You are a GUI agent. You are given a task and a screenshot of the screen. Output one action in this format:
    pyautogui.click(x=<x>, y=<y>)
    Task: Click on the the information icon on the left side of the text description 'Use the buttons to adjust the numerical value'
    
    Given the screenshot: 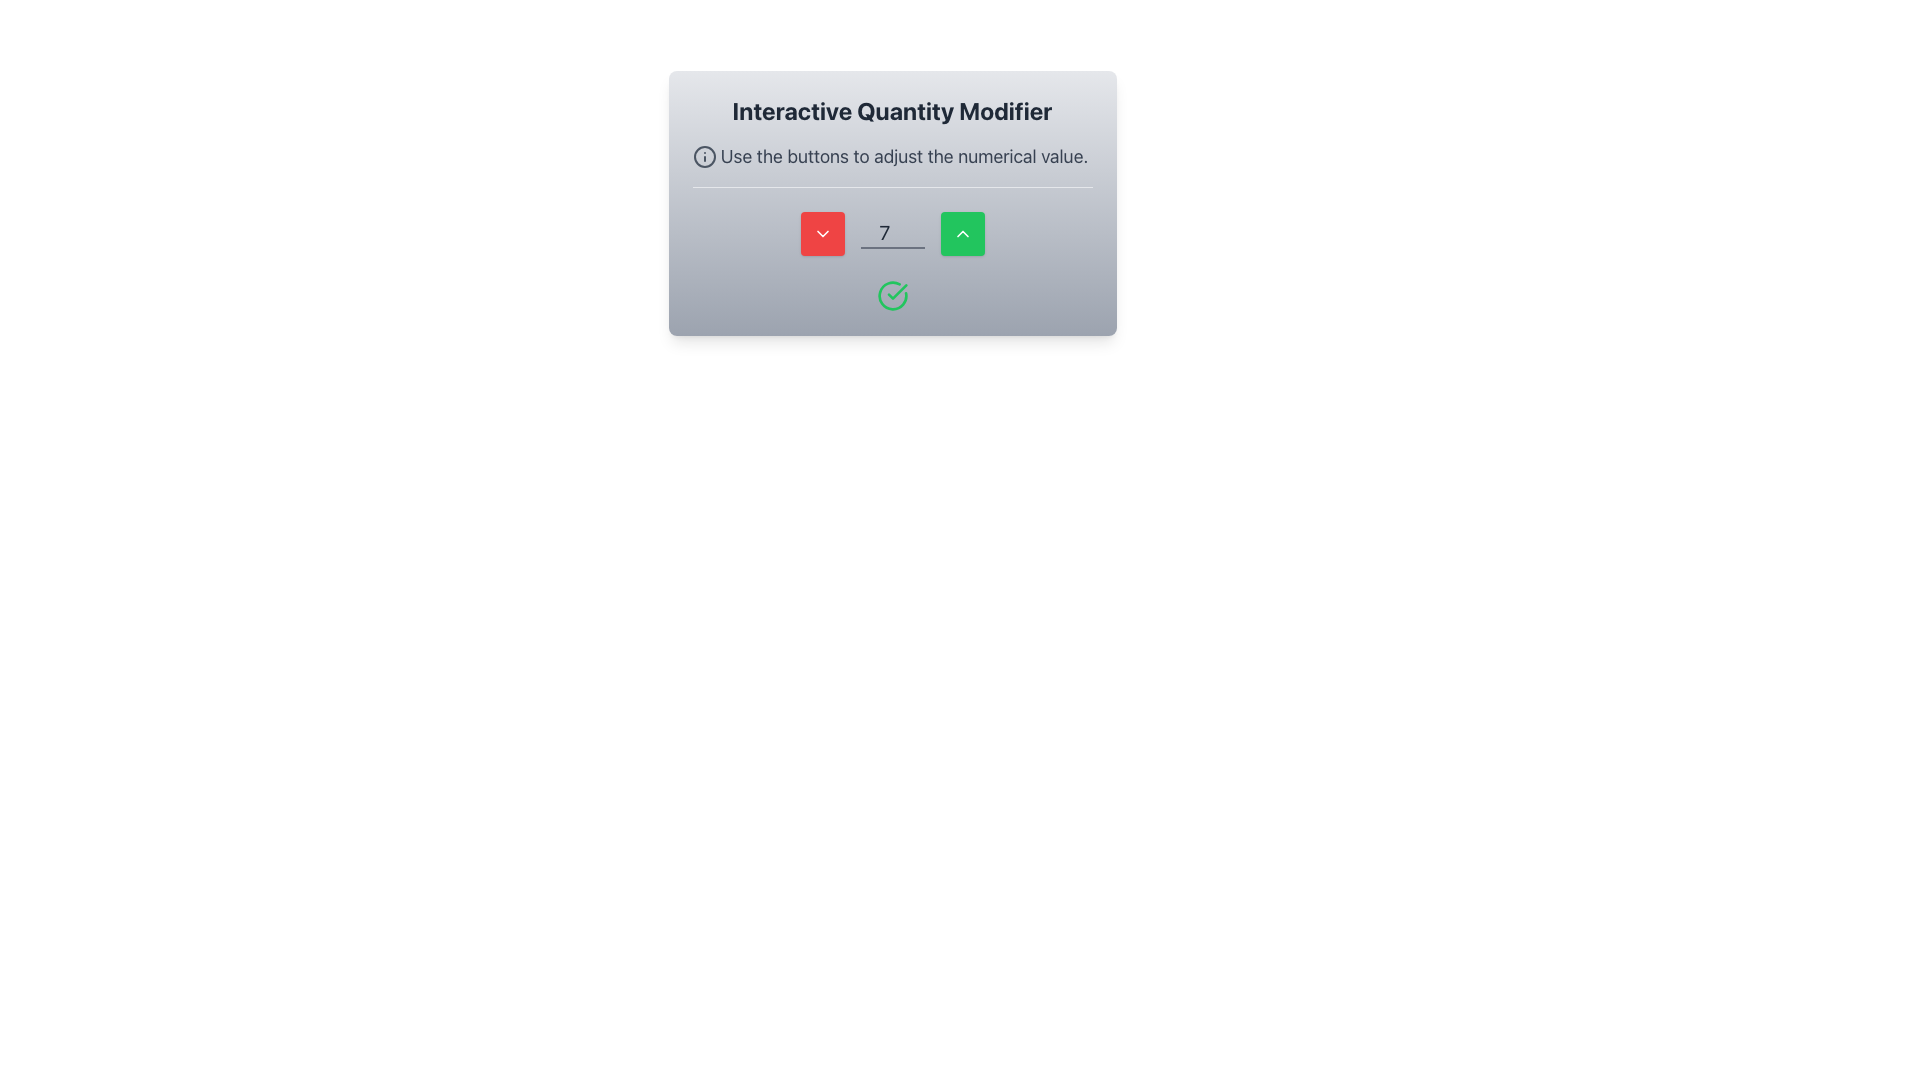 What is the action you would take?
    pyautogui.click(x=704, y=156)
    